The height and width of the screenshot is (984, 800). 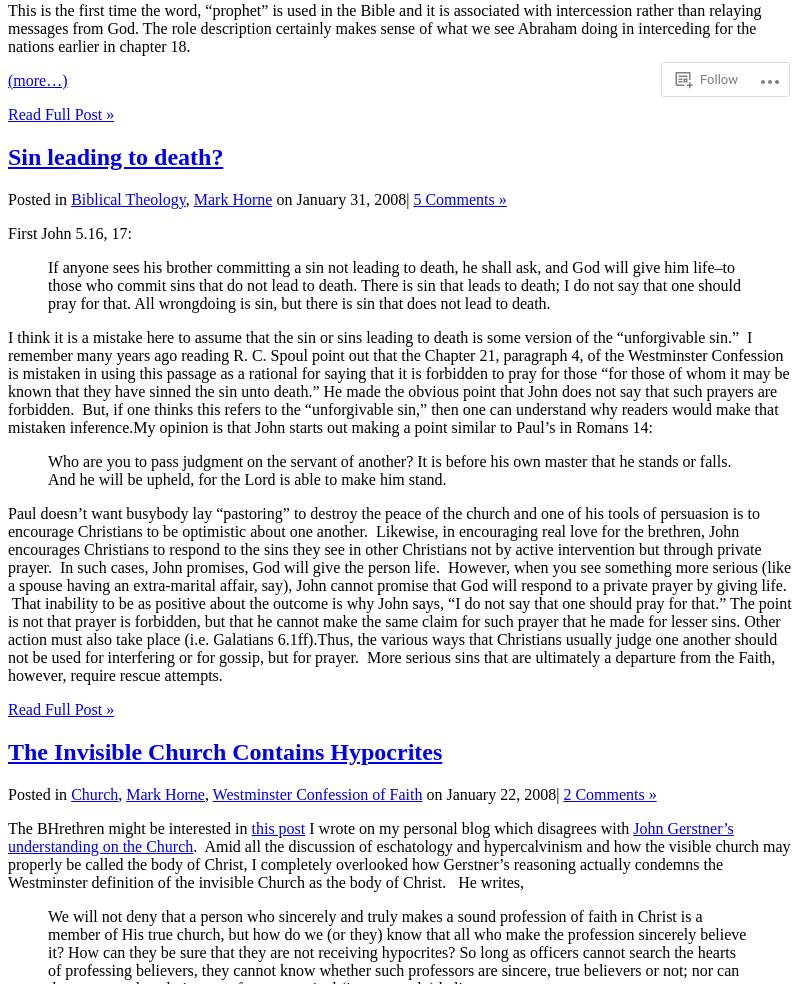 What do you see at coordinates (458, 198) in the screenshot?
I see `'5 Comments »'` at bounding box center [458, 198].